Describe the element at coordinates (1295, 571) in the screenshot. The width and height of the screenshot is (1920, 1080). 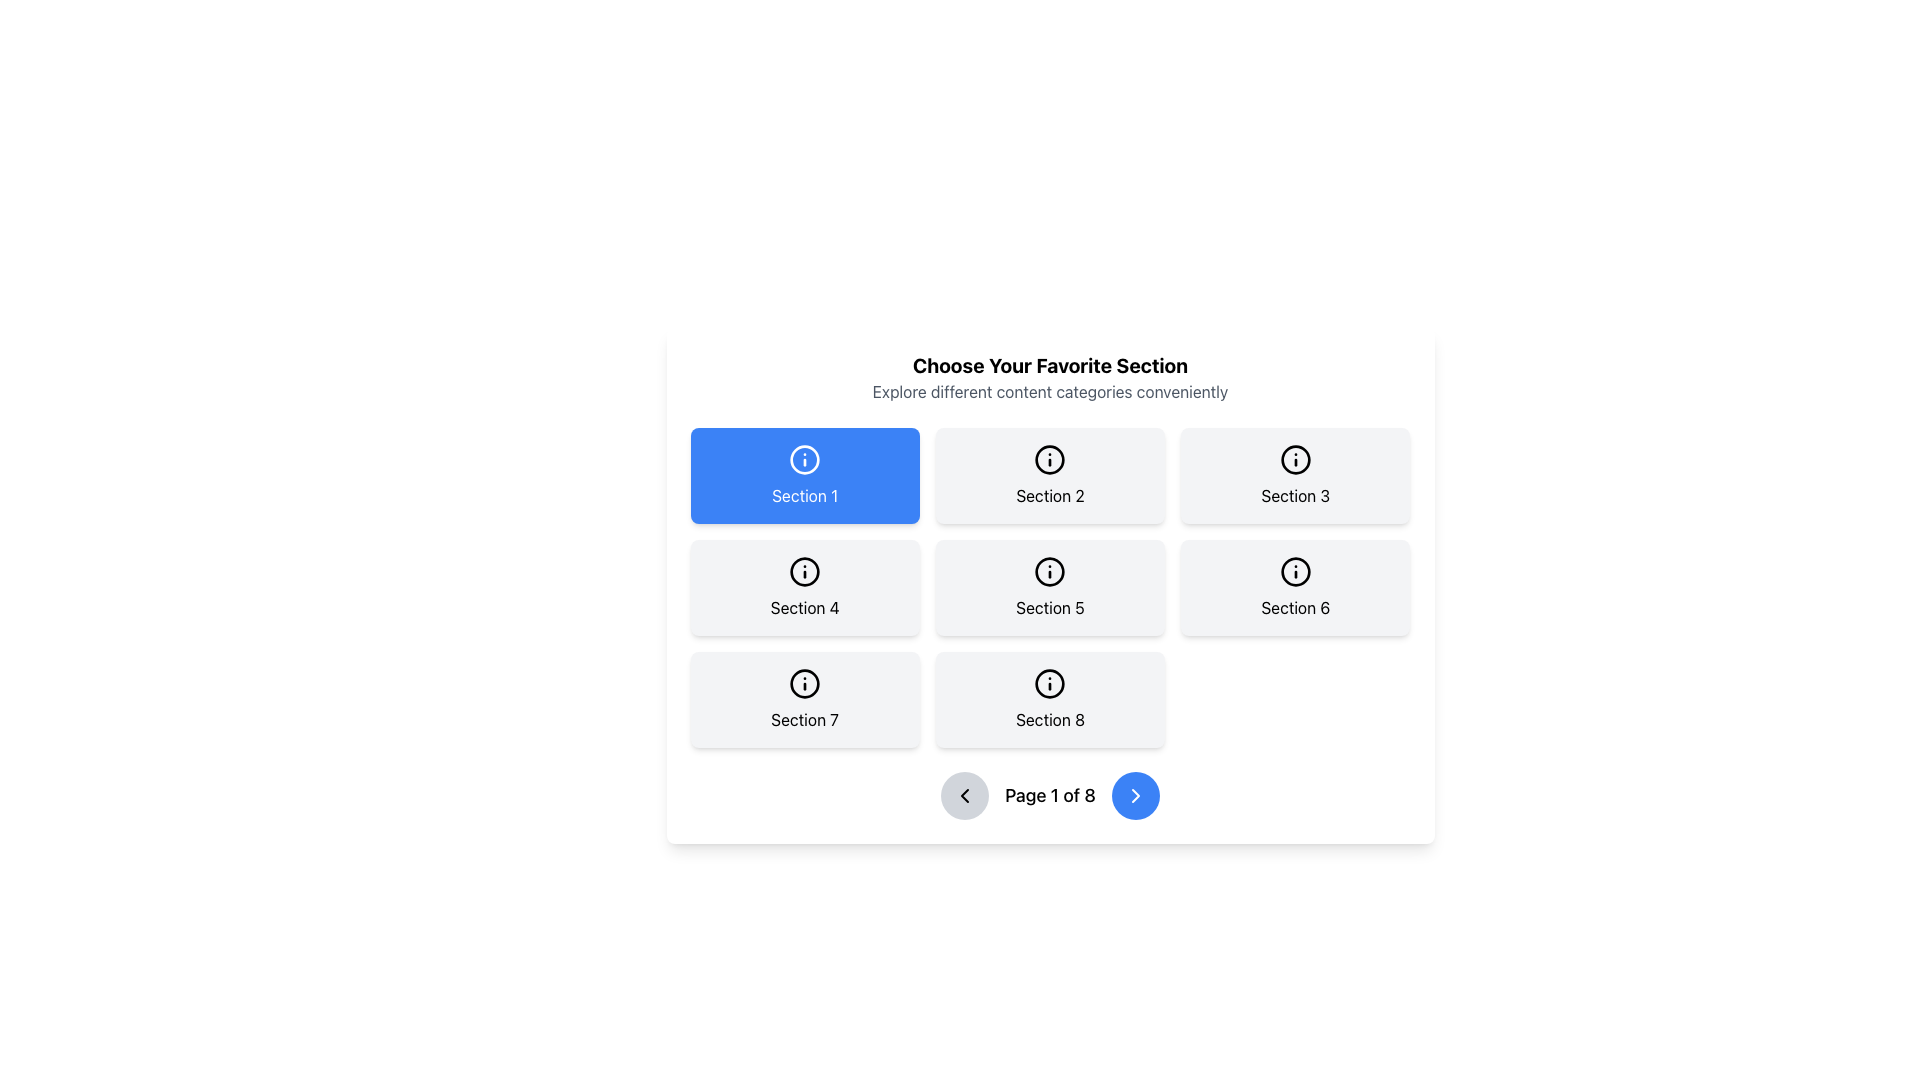
I see `the circular 'i' icon located in the second row, third column of the grid` at that location.